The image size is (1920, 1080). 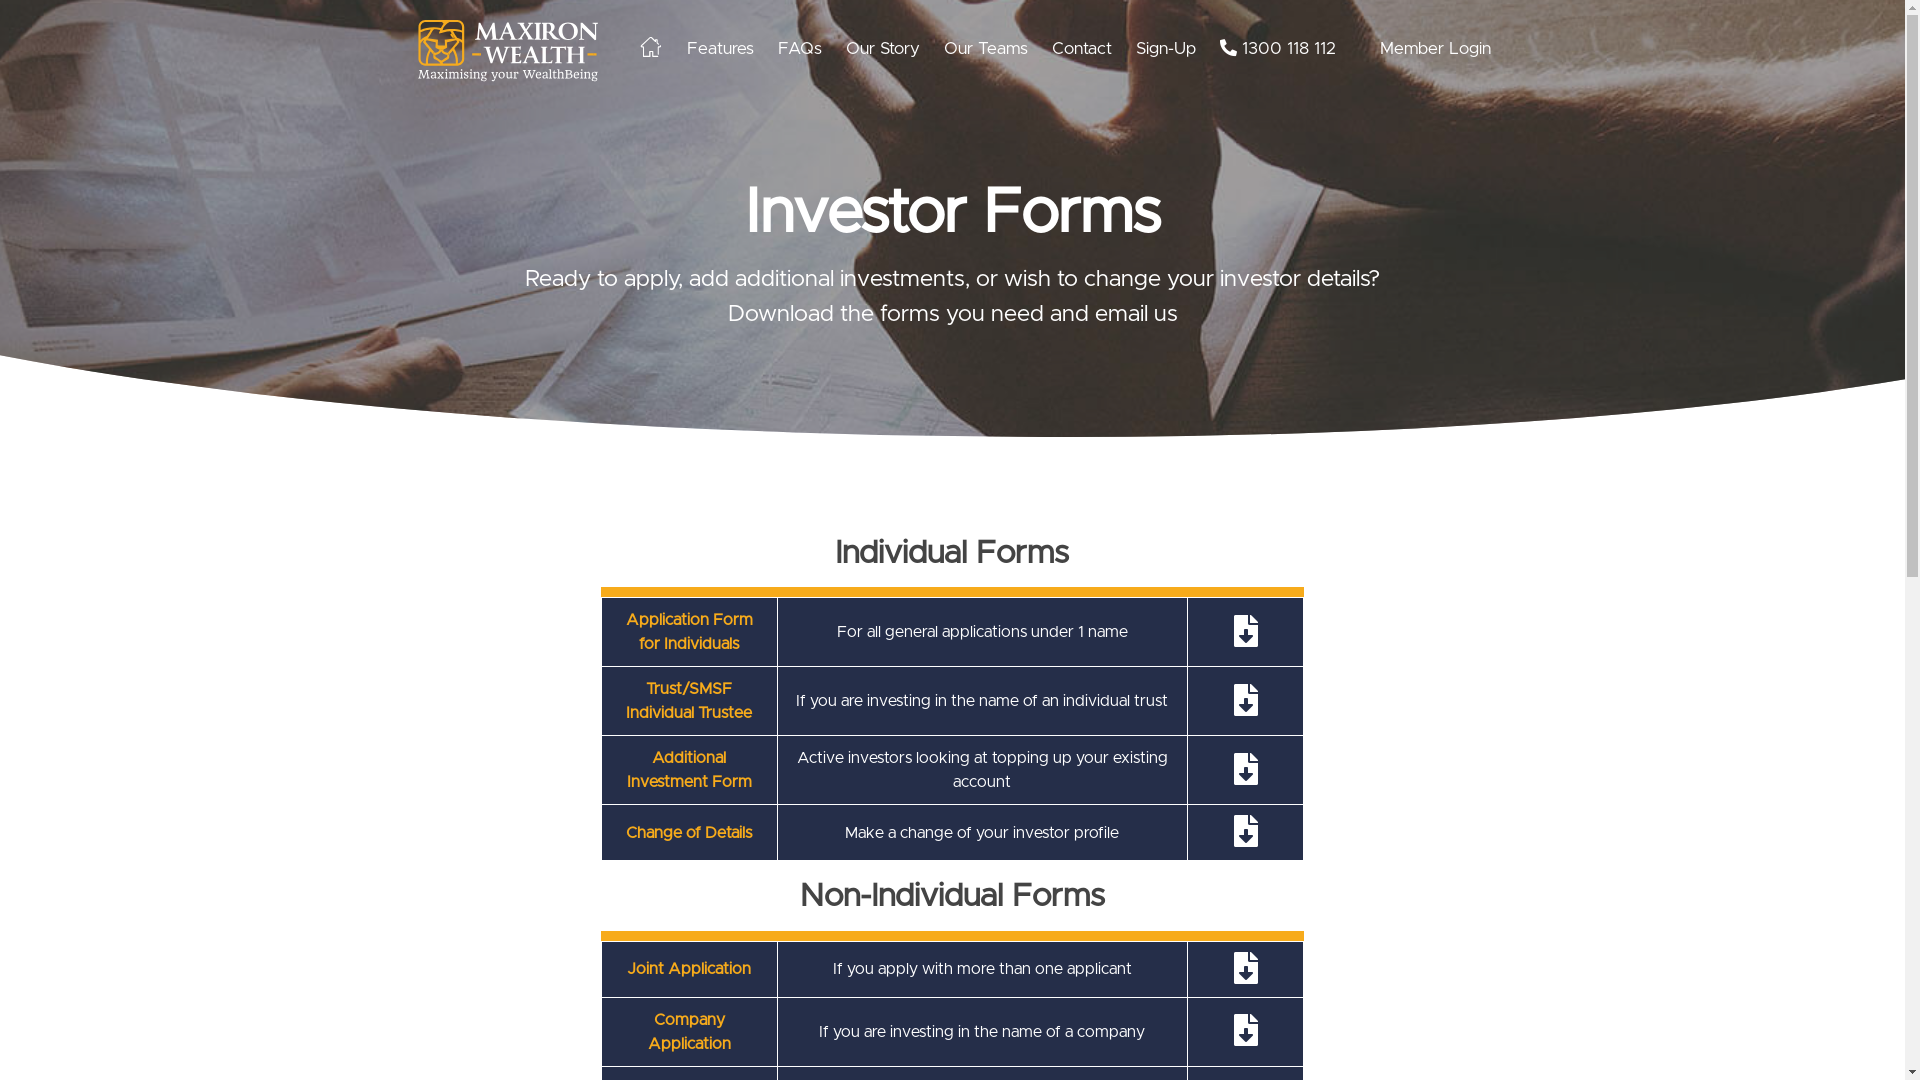 I want to click on 'Member Login', so click(x=1367, y=47).